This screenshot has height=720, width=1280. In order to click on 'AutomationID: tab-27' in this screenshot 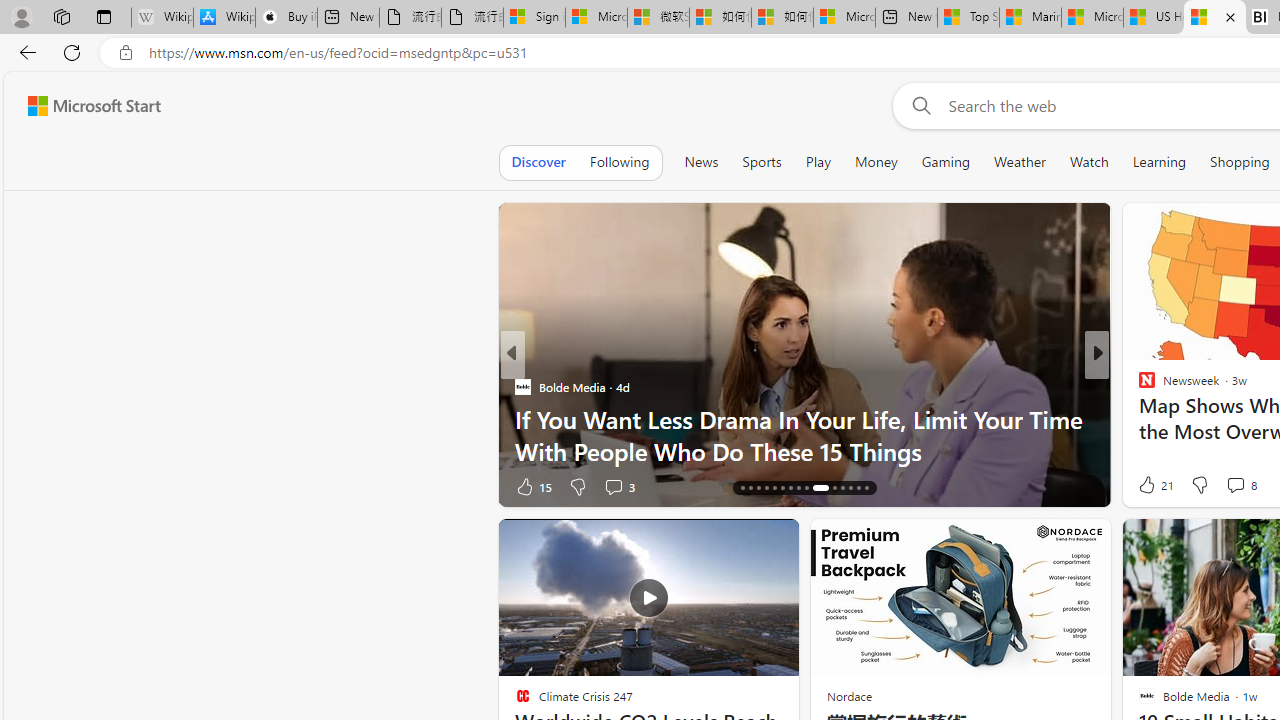, I will do `click(842, 488)`.